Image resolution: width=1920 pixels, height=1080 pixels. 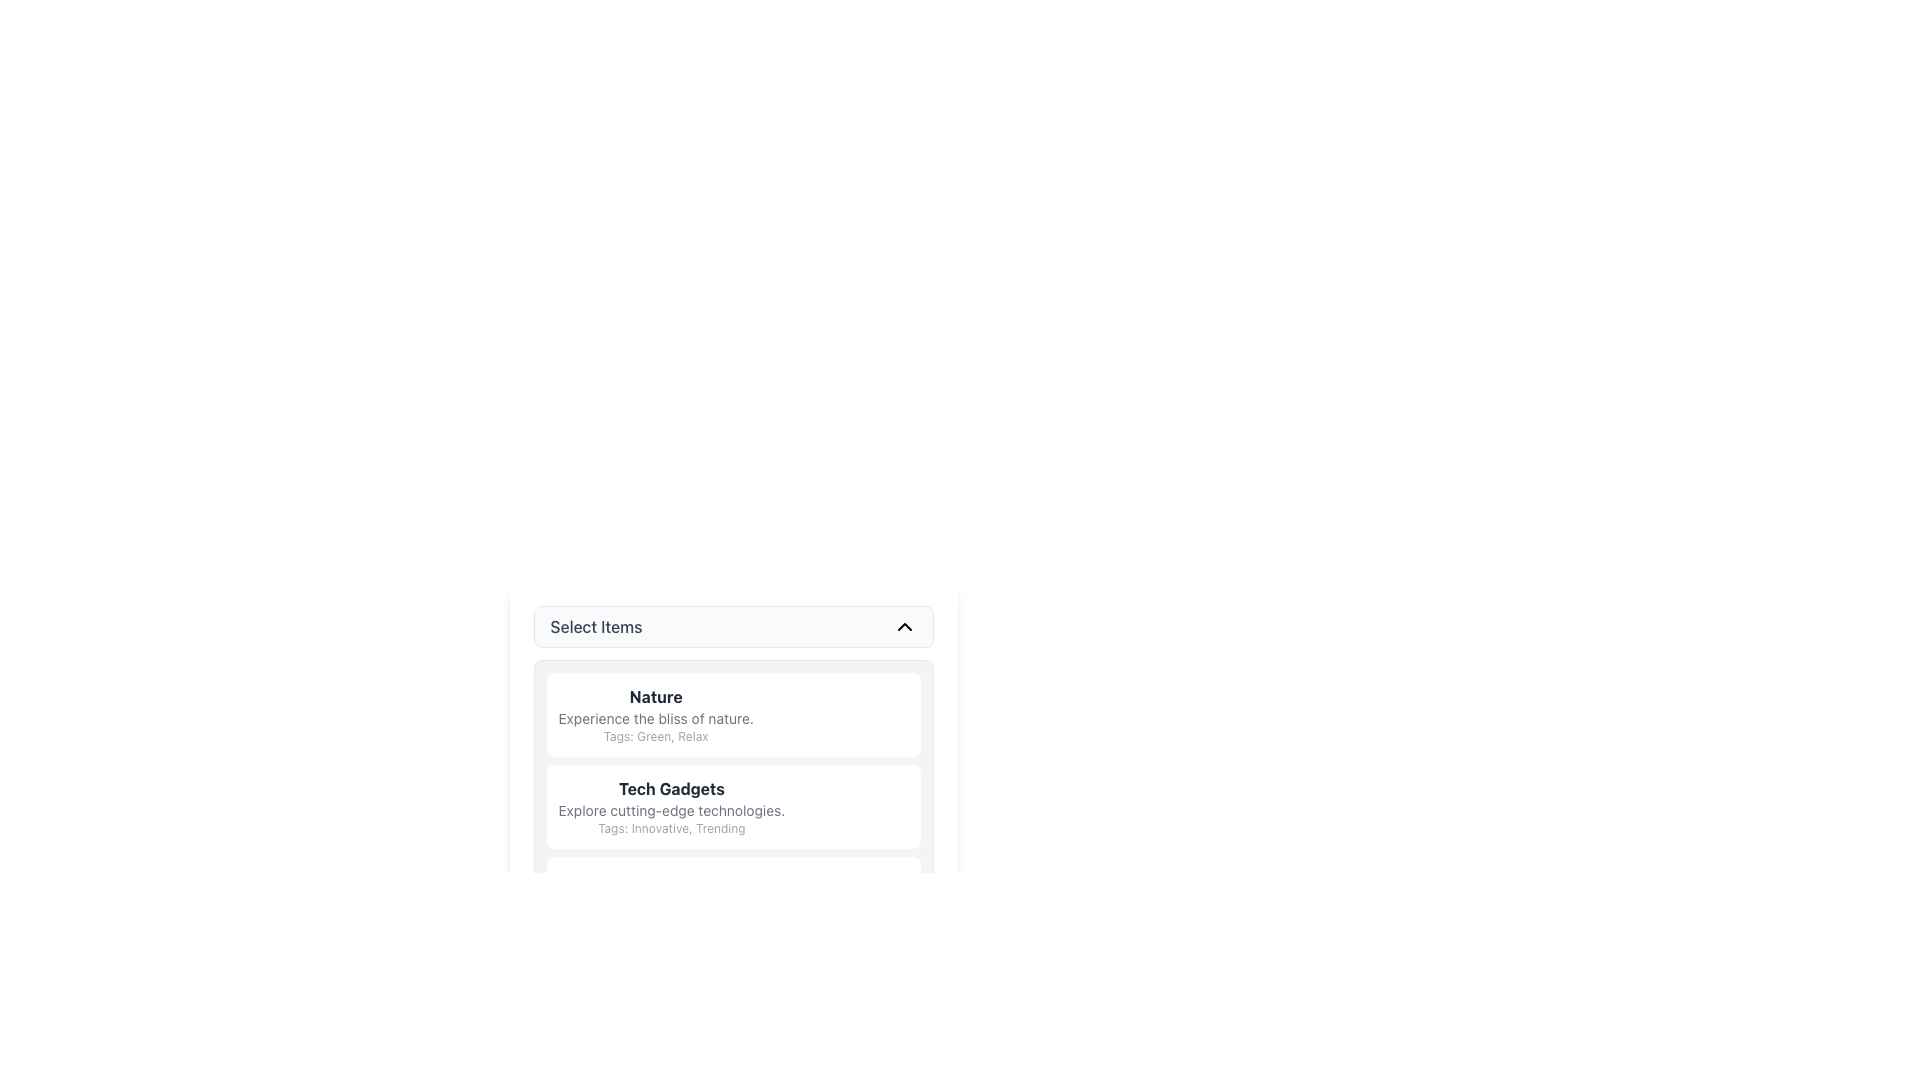 What do you see at coordinates (656, 713) in the screenshot?
I see `the first list item titled 'Nature'` at bounding box center [656, 713].